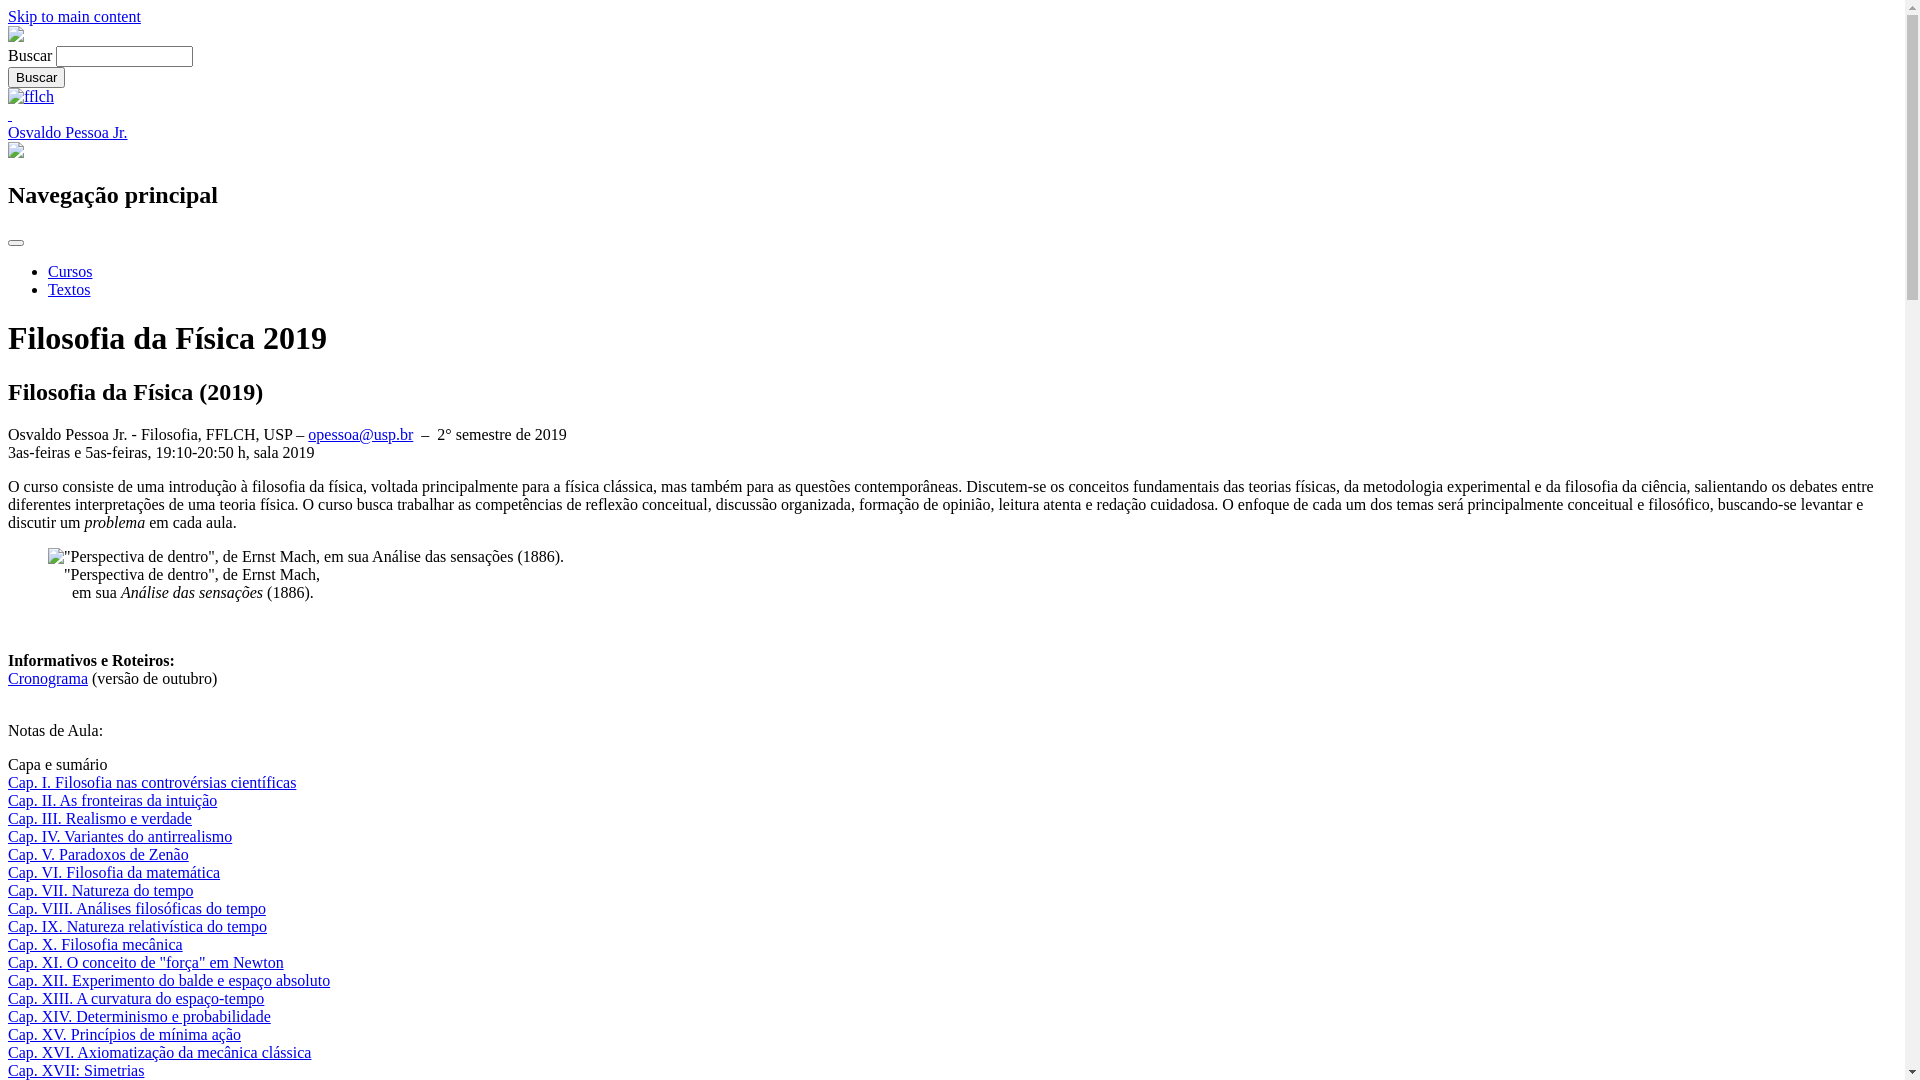 This screenshot has width=1920, height=1080. I want to click on 'opessoa@usp.br', so click(360, 433).